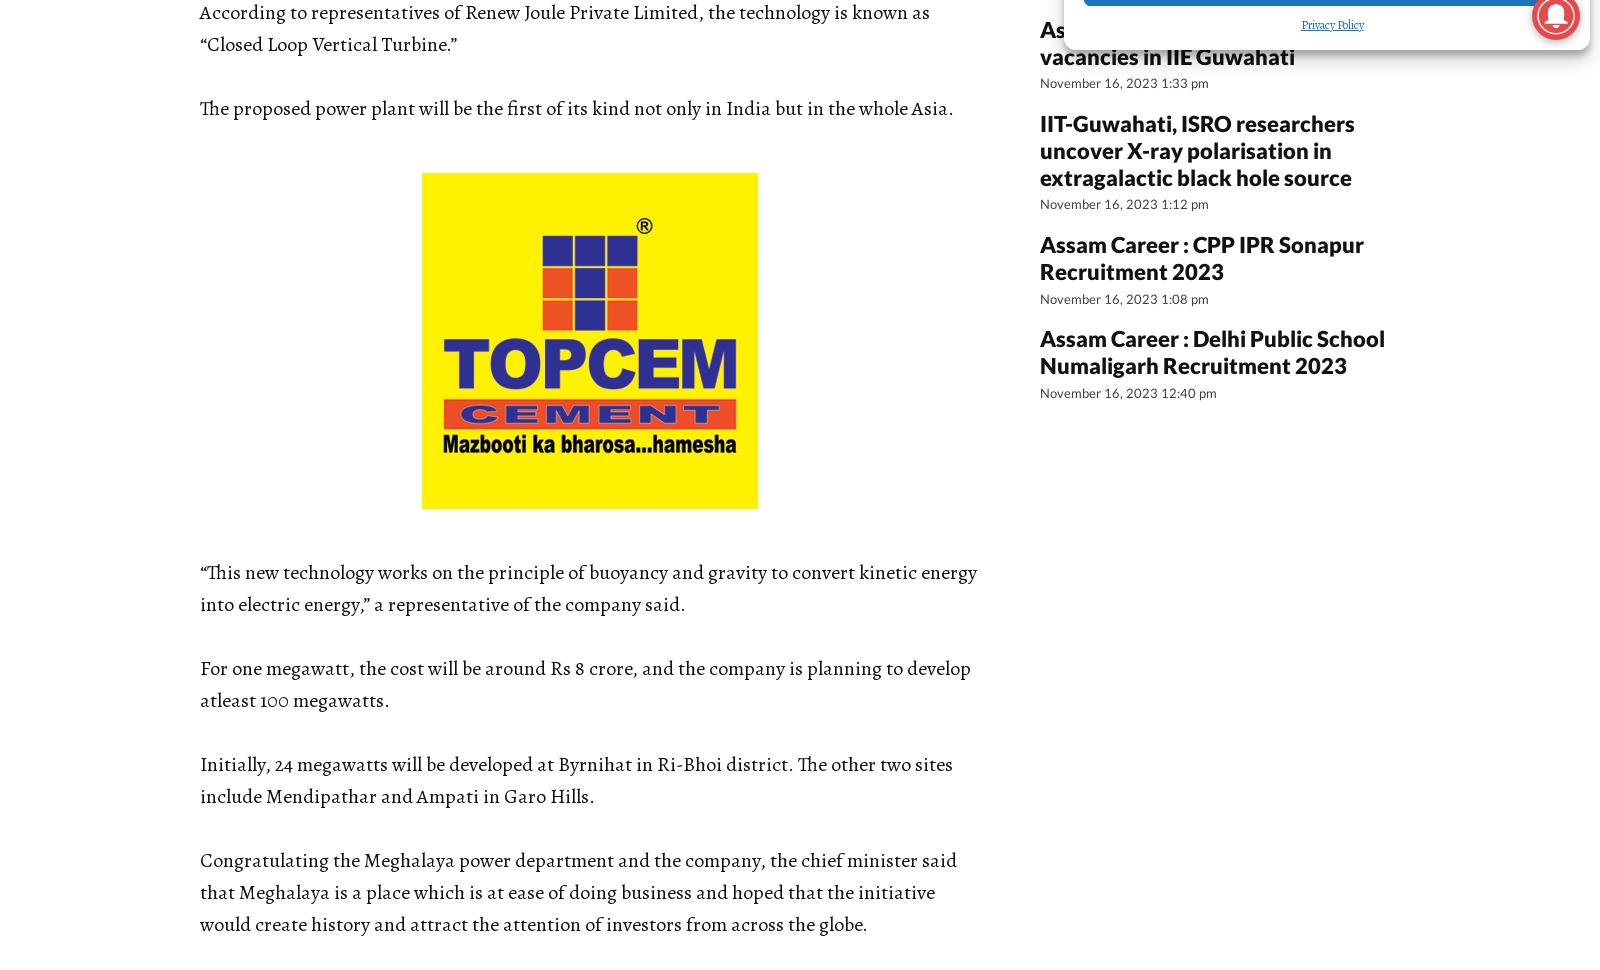 This screenshot has height=970, width=1600. What do you see at coordinates (1040, 82) in the screenshot?
I see `'November 16, 2023 1:33 pm'` at bounding box center [1040, 82].